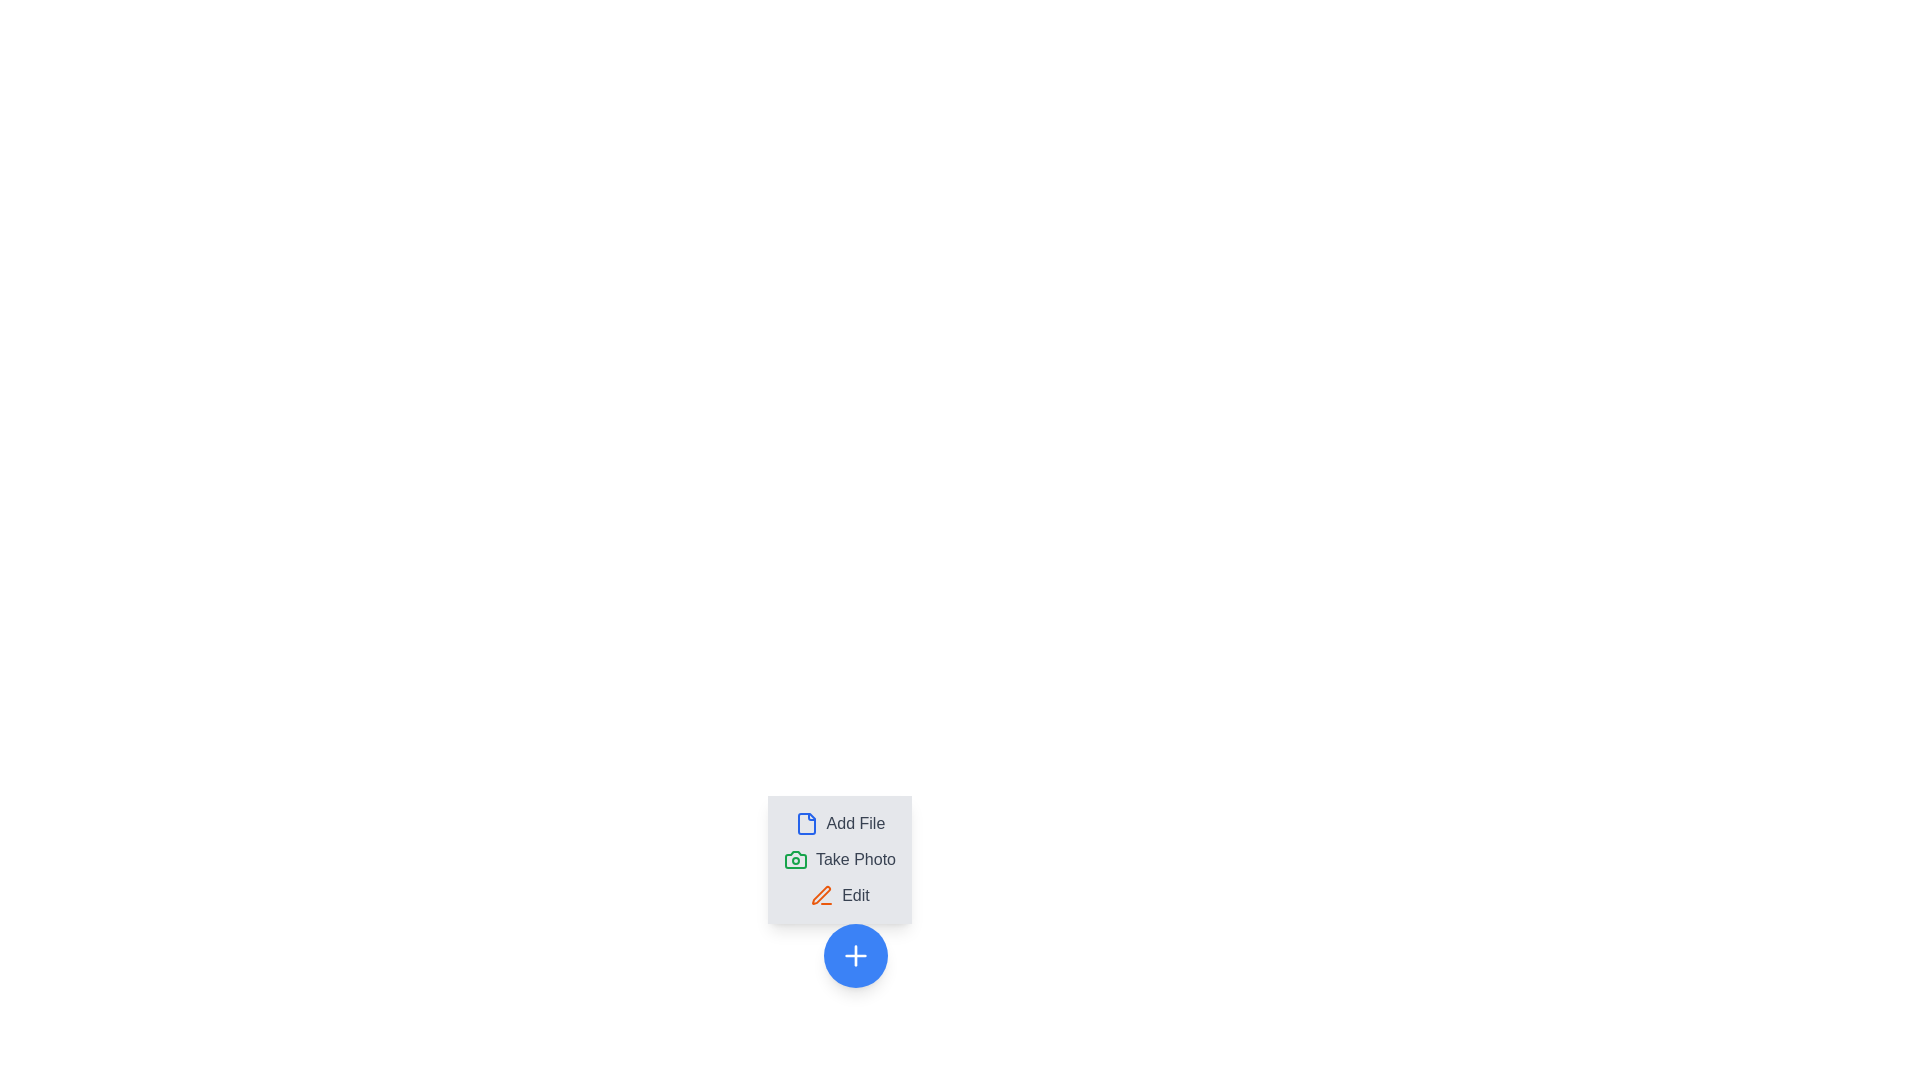 The image size is (1920, 1080). Describe the element at coordinates (822, 894) in the screenshot. I see `the orange pen icon located next to the 'Edit' text in the popup menu` at that location.